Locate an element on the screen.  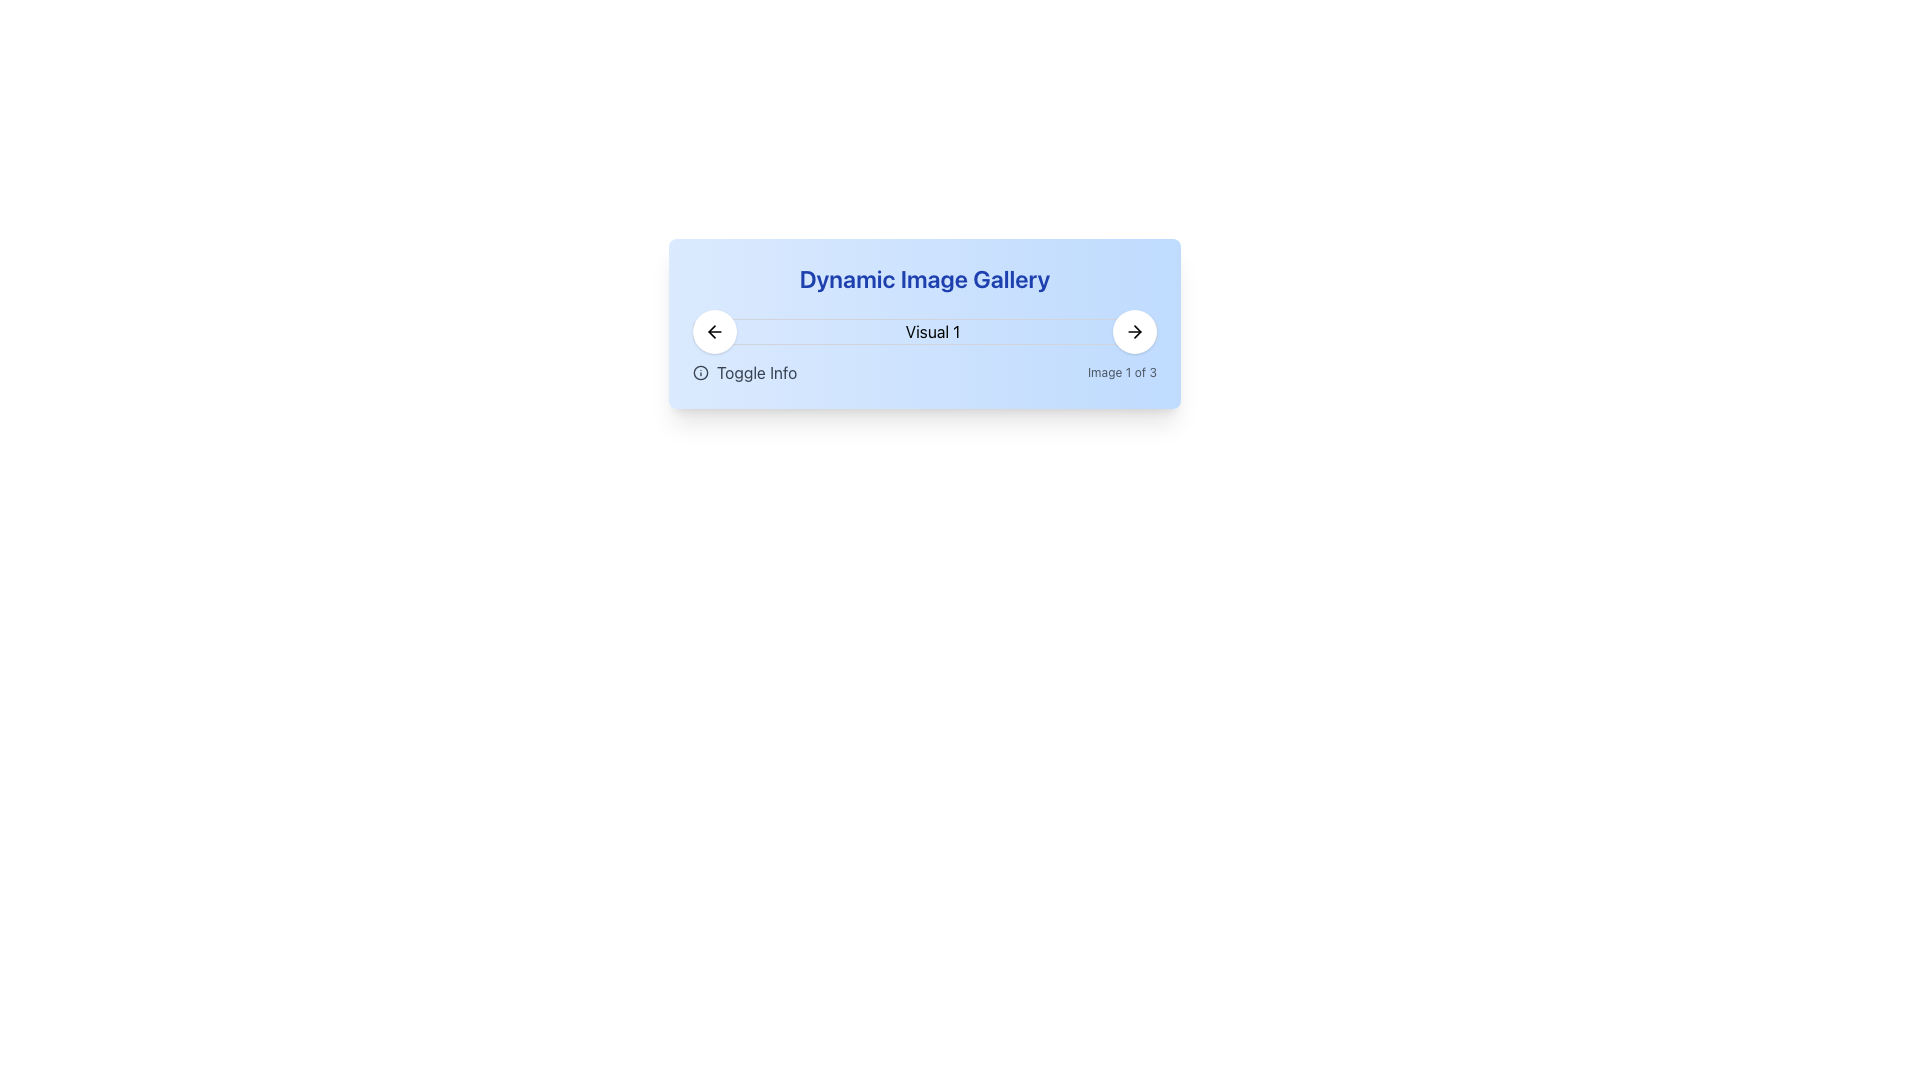
the left part of the Composite element displaying 'Toggle Info' is located at coordinates (924, 373).